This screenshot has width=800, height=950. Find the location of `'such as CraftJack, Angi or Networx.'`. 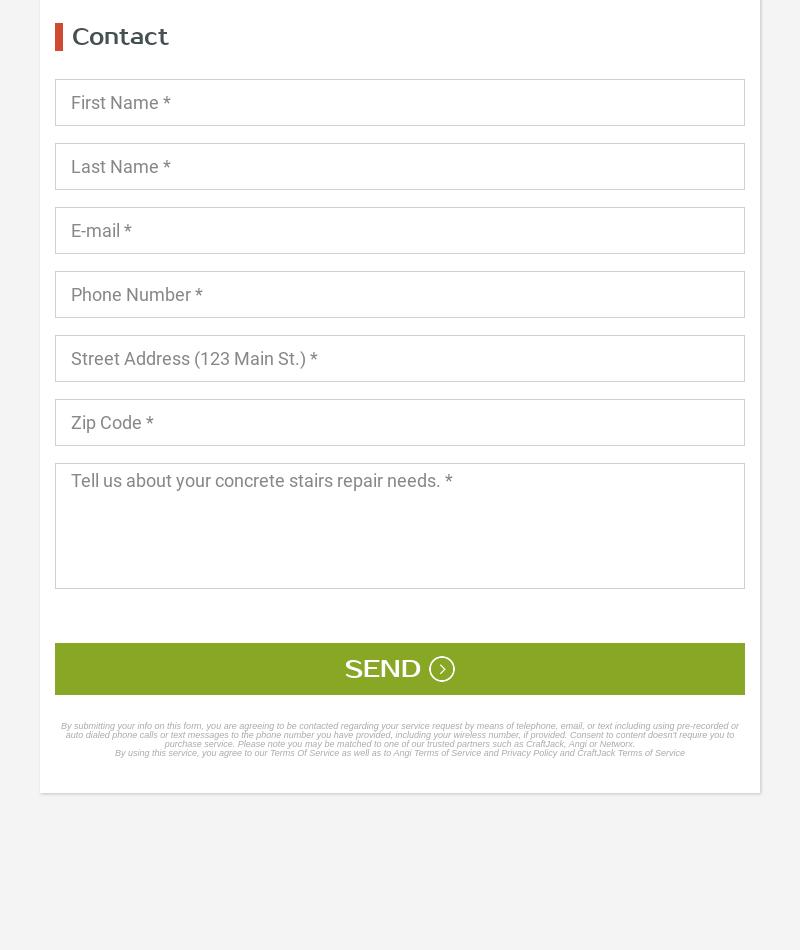

'such as CraftJack, Angi or Networx.' is located at coordinates (562, 743).